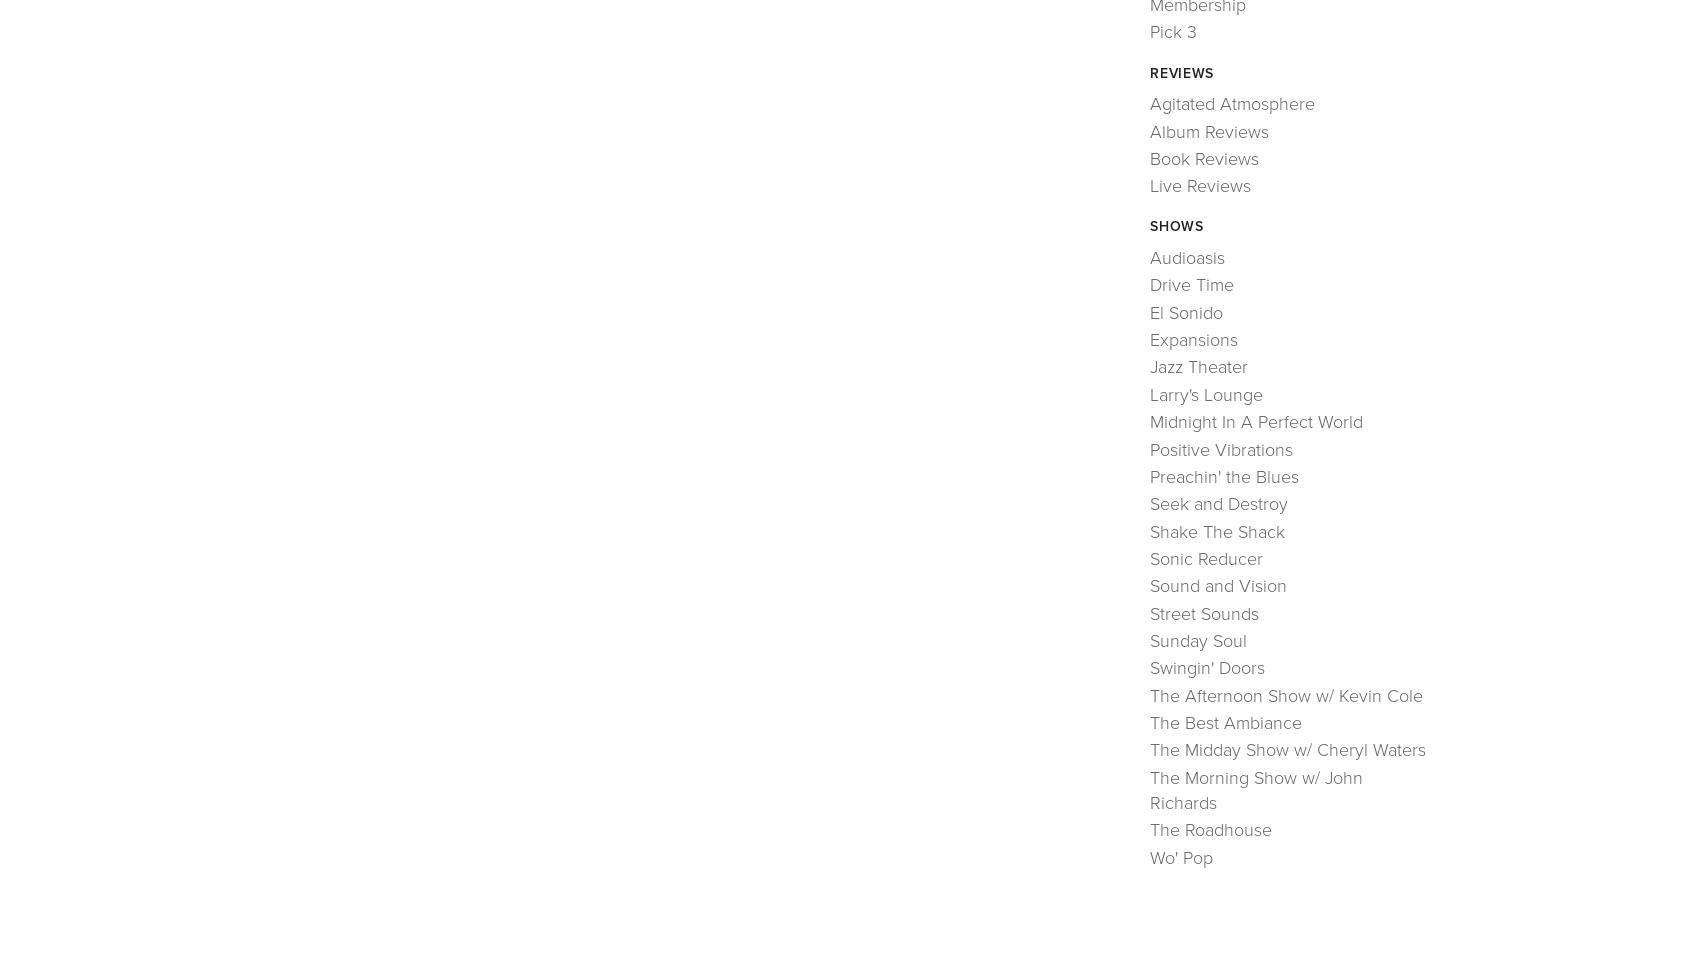  What do you see at coordinates (1149, 393) in the screenshot?
I see `'Larry's Lounge'` at bounding box center [1149, 393].